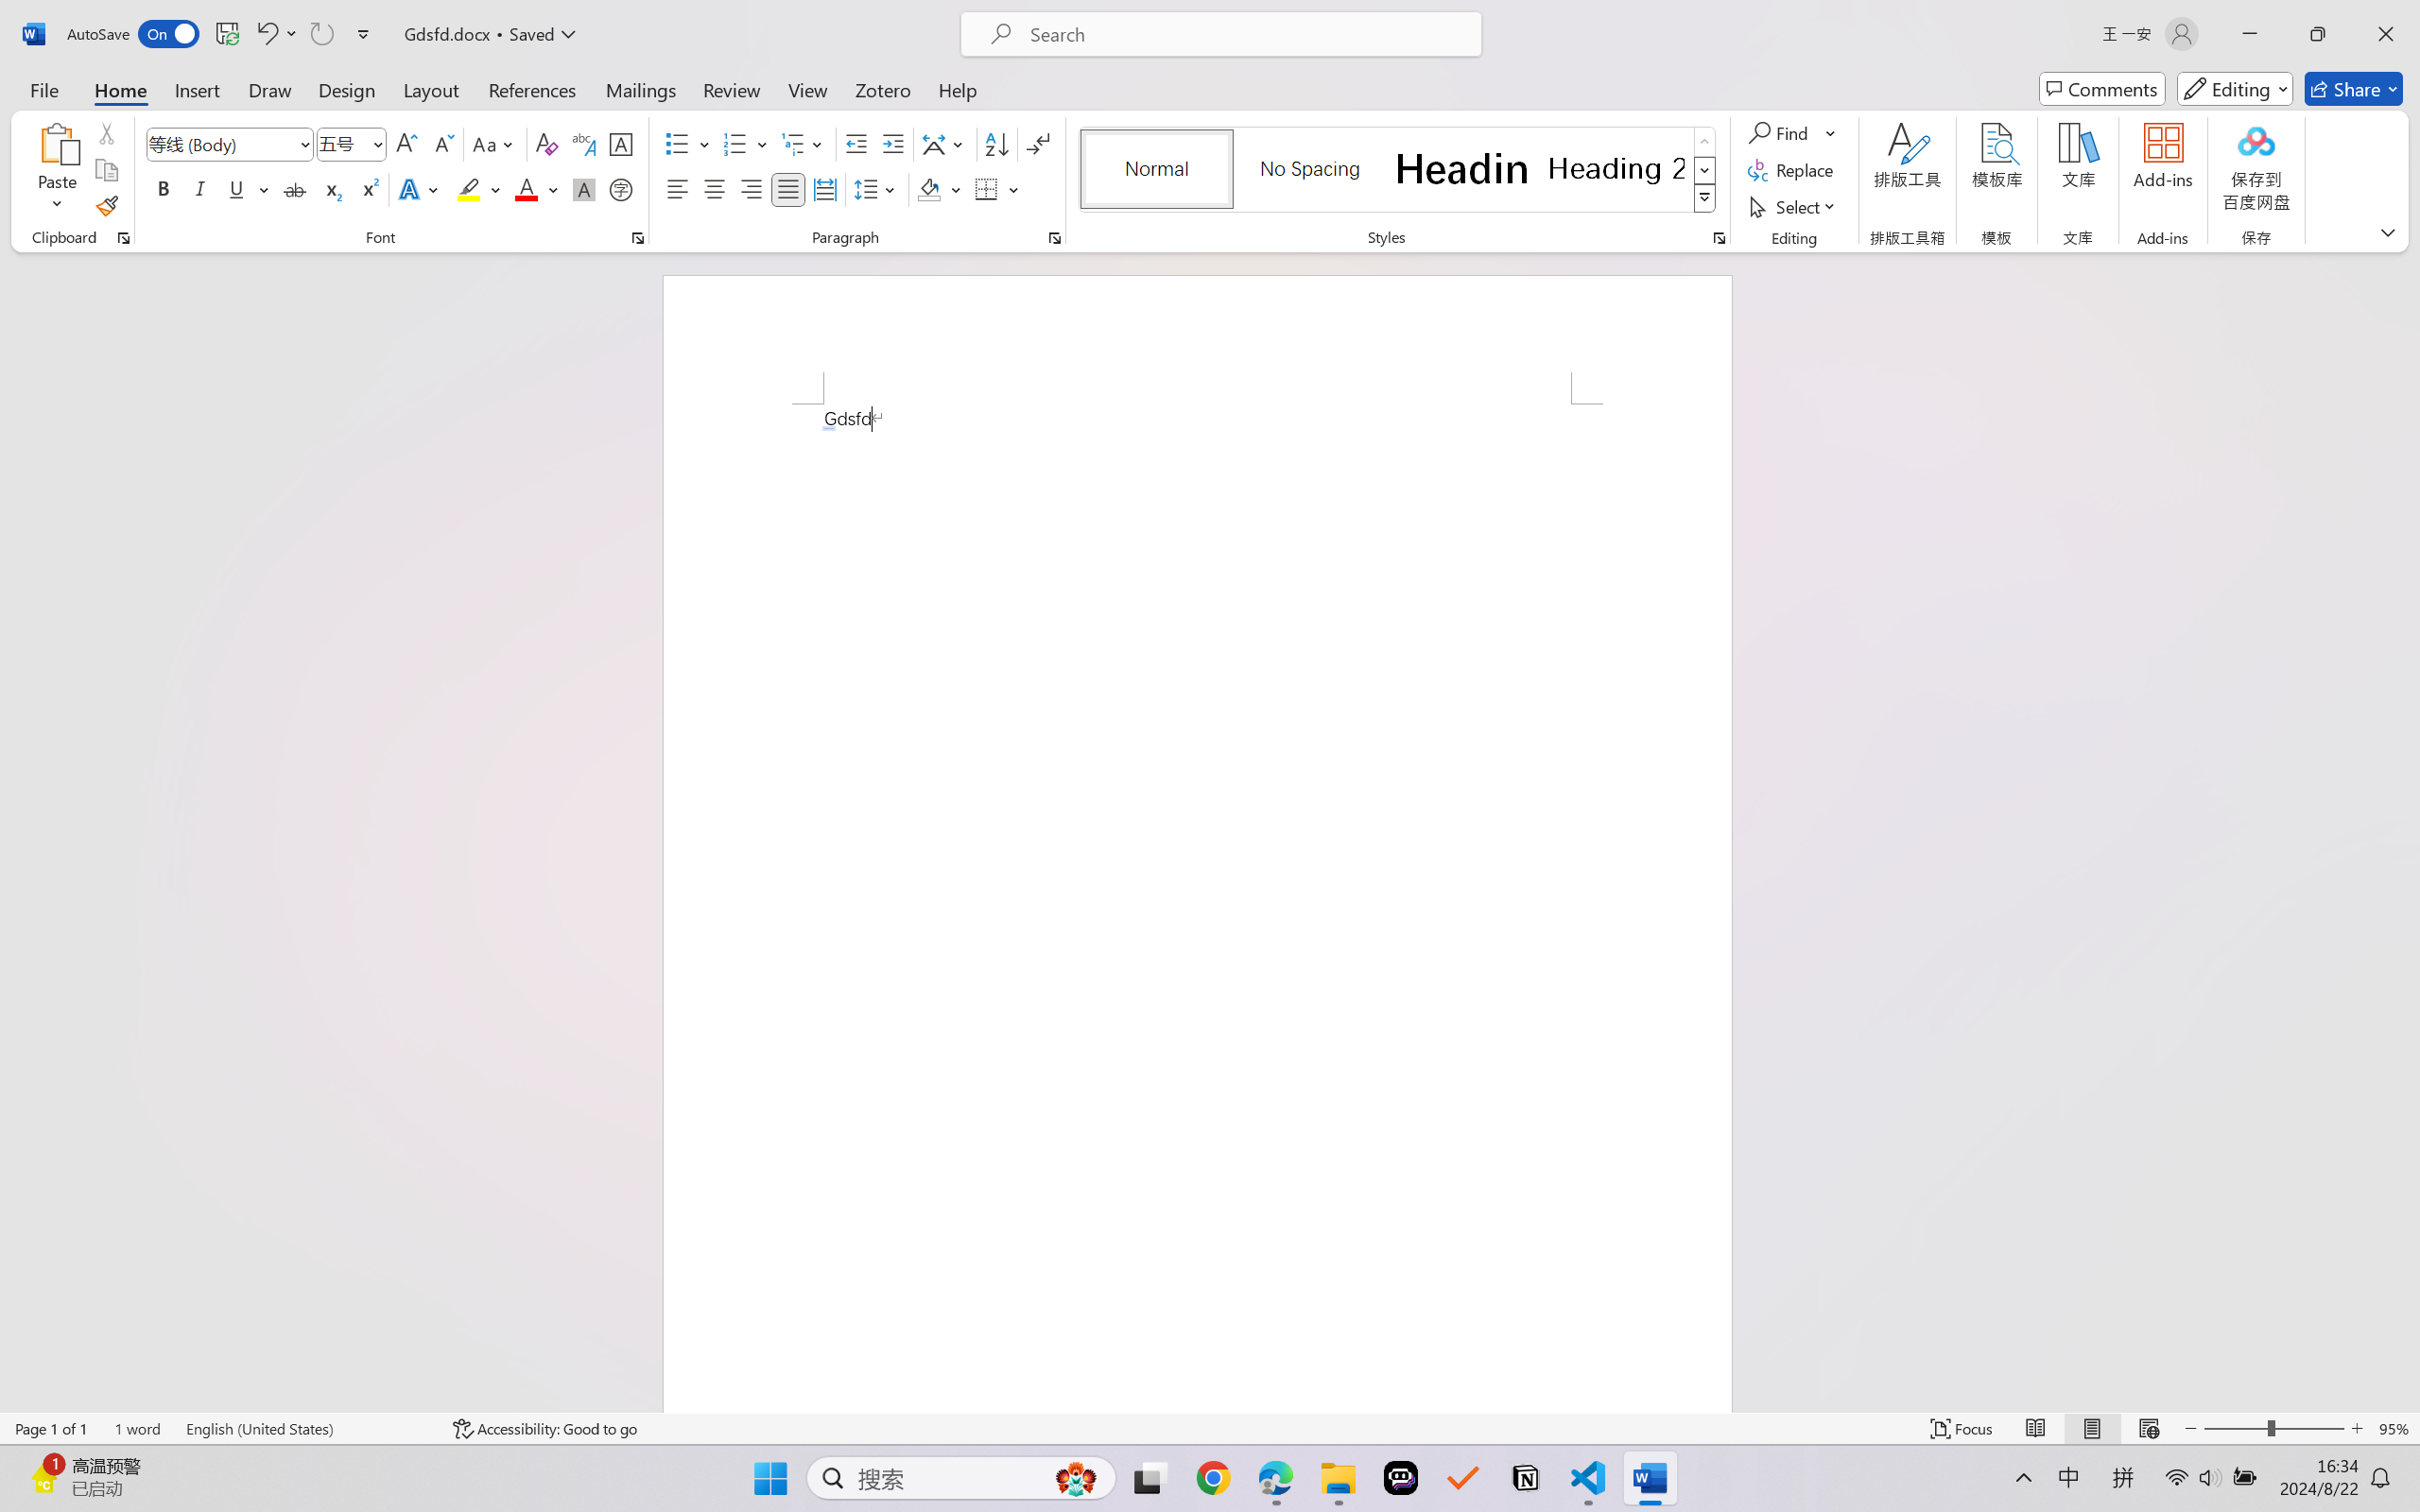 The height and width of the screenshot is (1512, 2420). I want to click on 'Align Right', so click(752, 188).